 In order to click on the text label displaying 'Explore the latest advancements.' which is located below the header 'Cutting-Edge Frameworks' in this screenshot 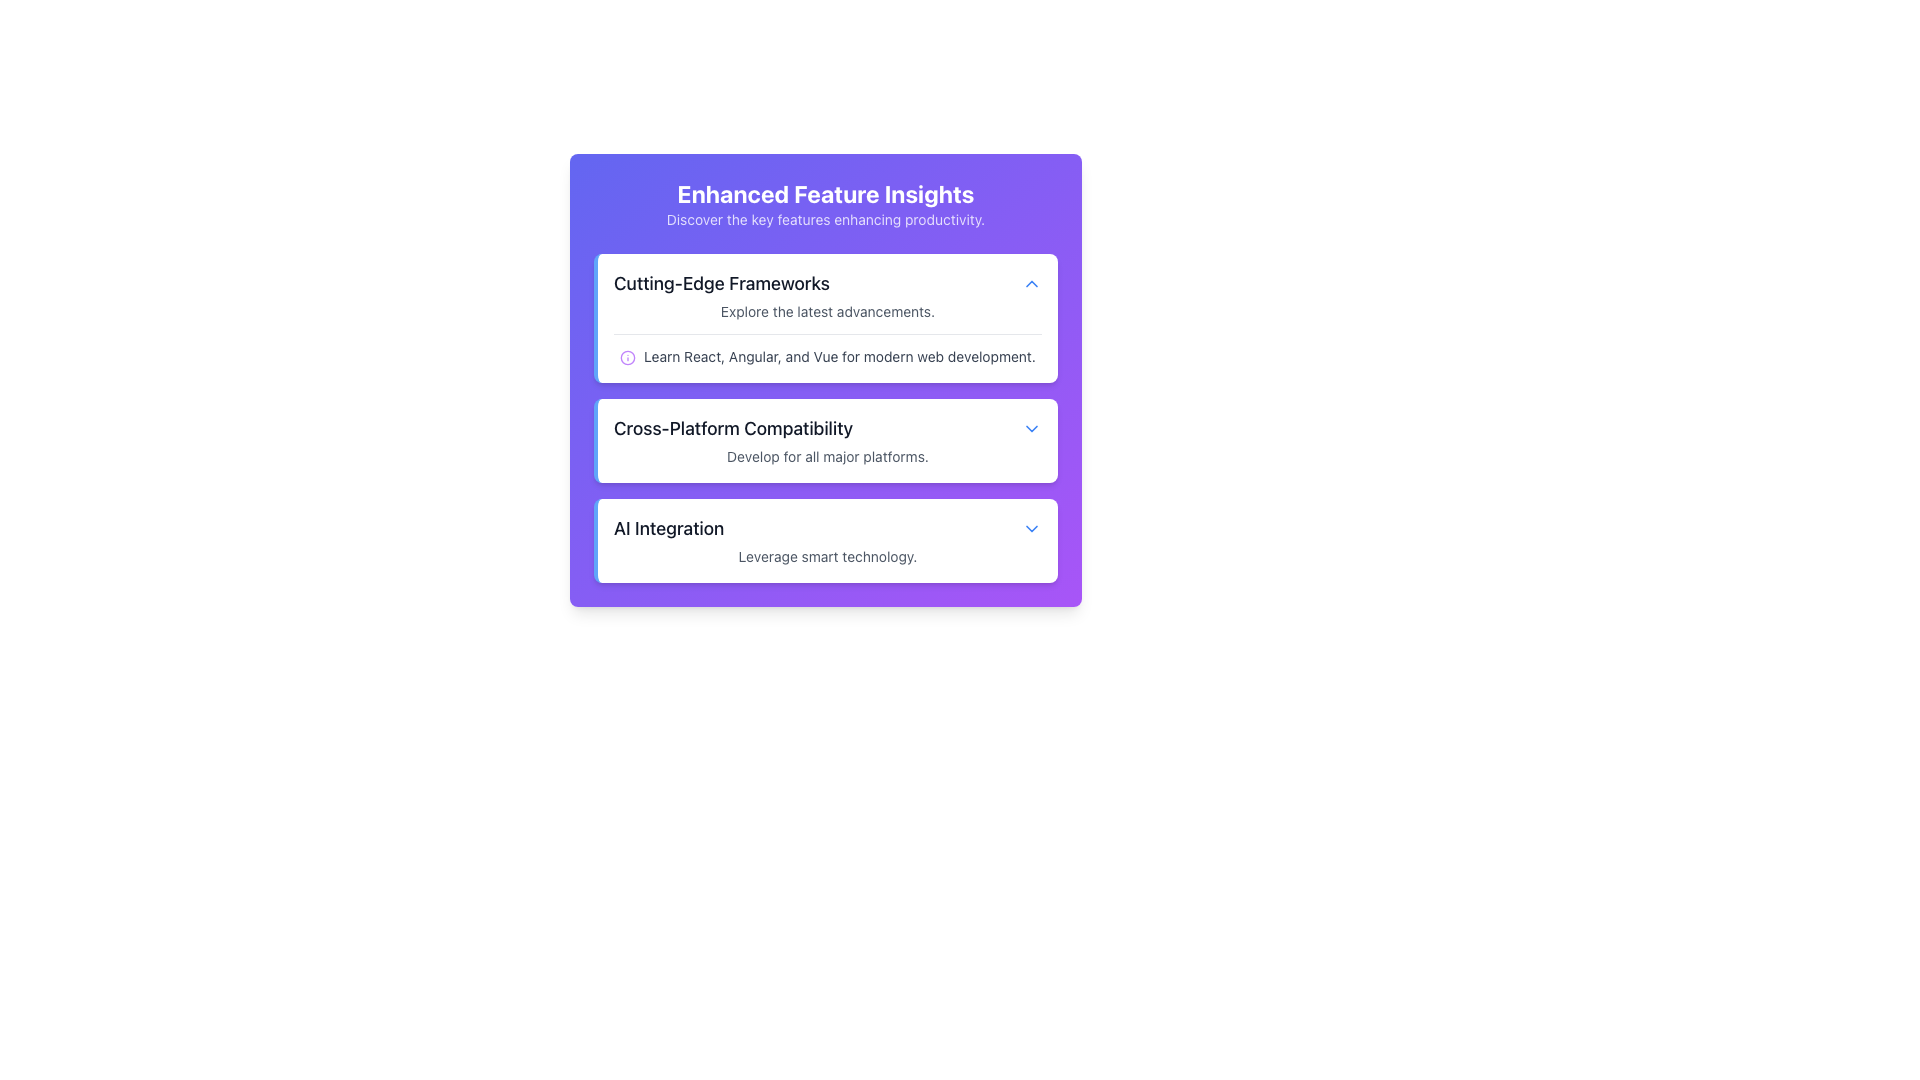, I will do `click(828, 312)`.